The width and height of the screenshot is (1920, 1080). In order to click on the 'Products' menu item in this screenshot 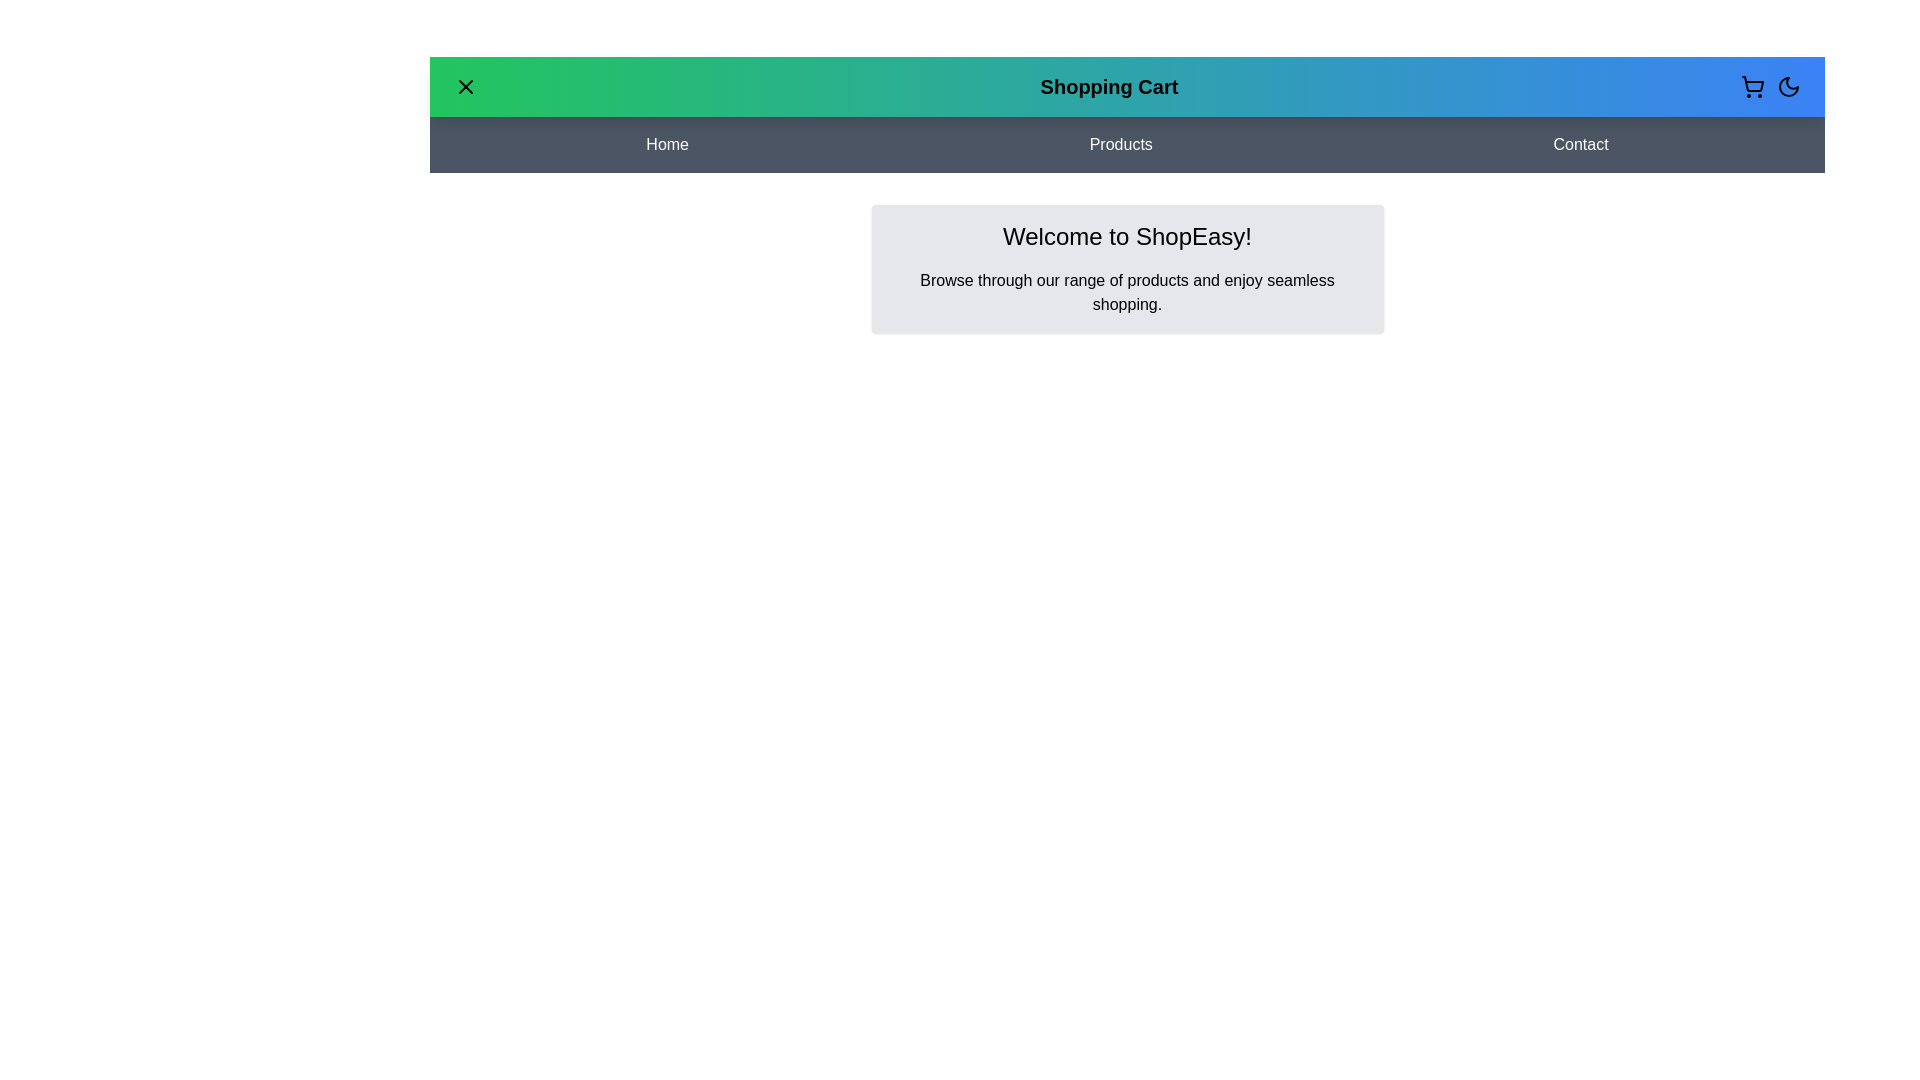, I will do `click(1121, 144)`.